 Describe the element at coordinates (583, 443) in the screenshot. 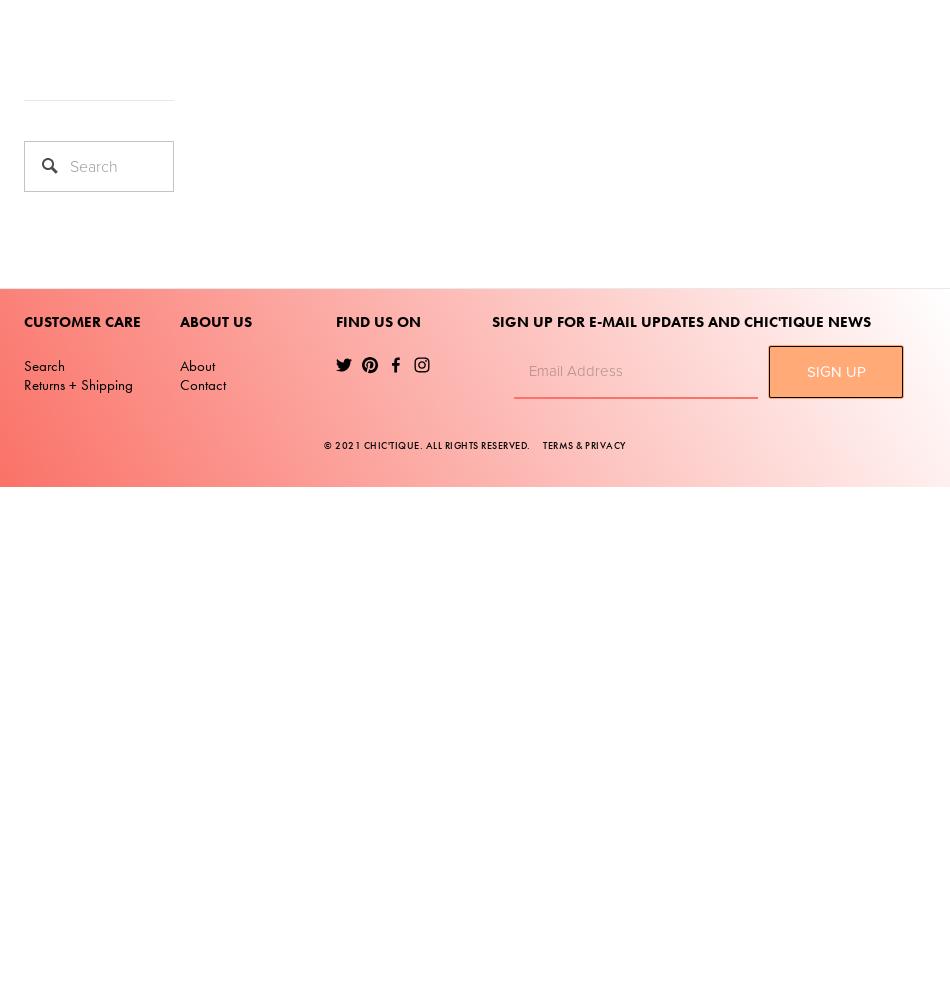

I see `'TERMS & PRIVACY'` at that location.